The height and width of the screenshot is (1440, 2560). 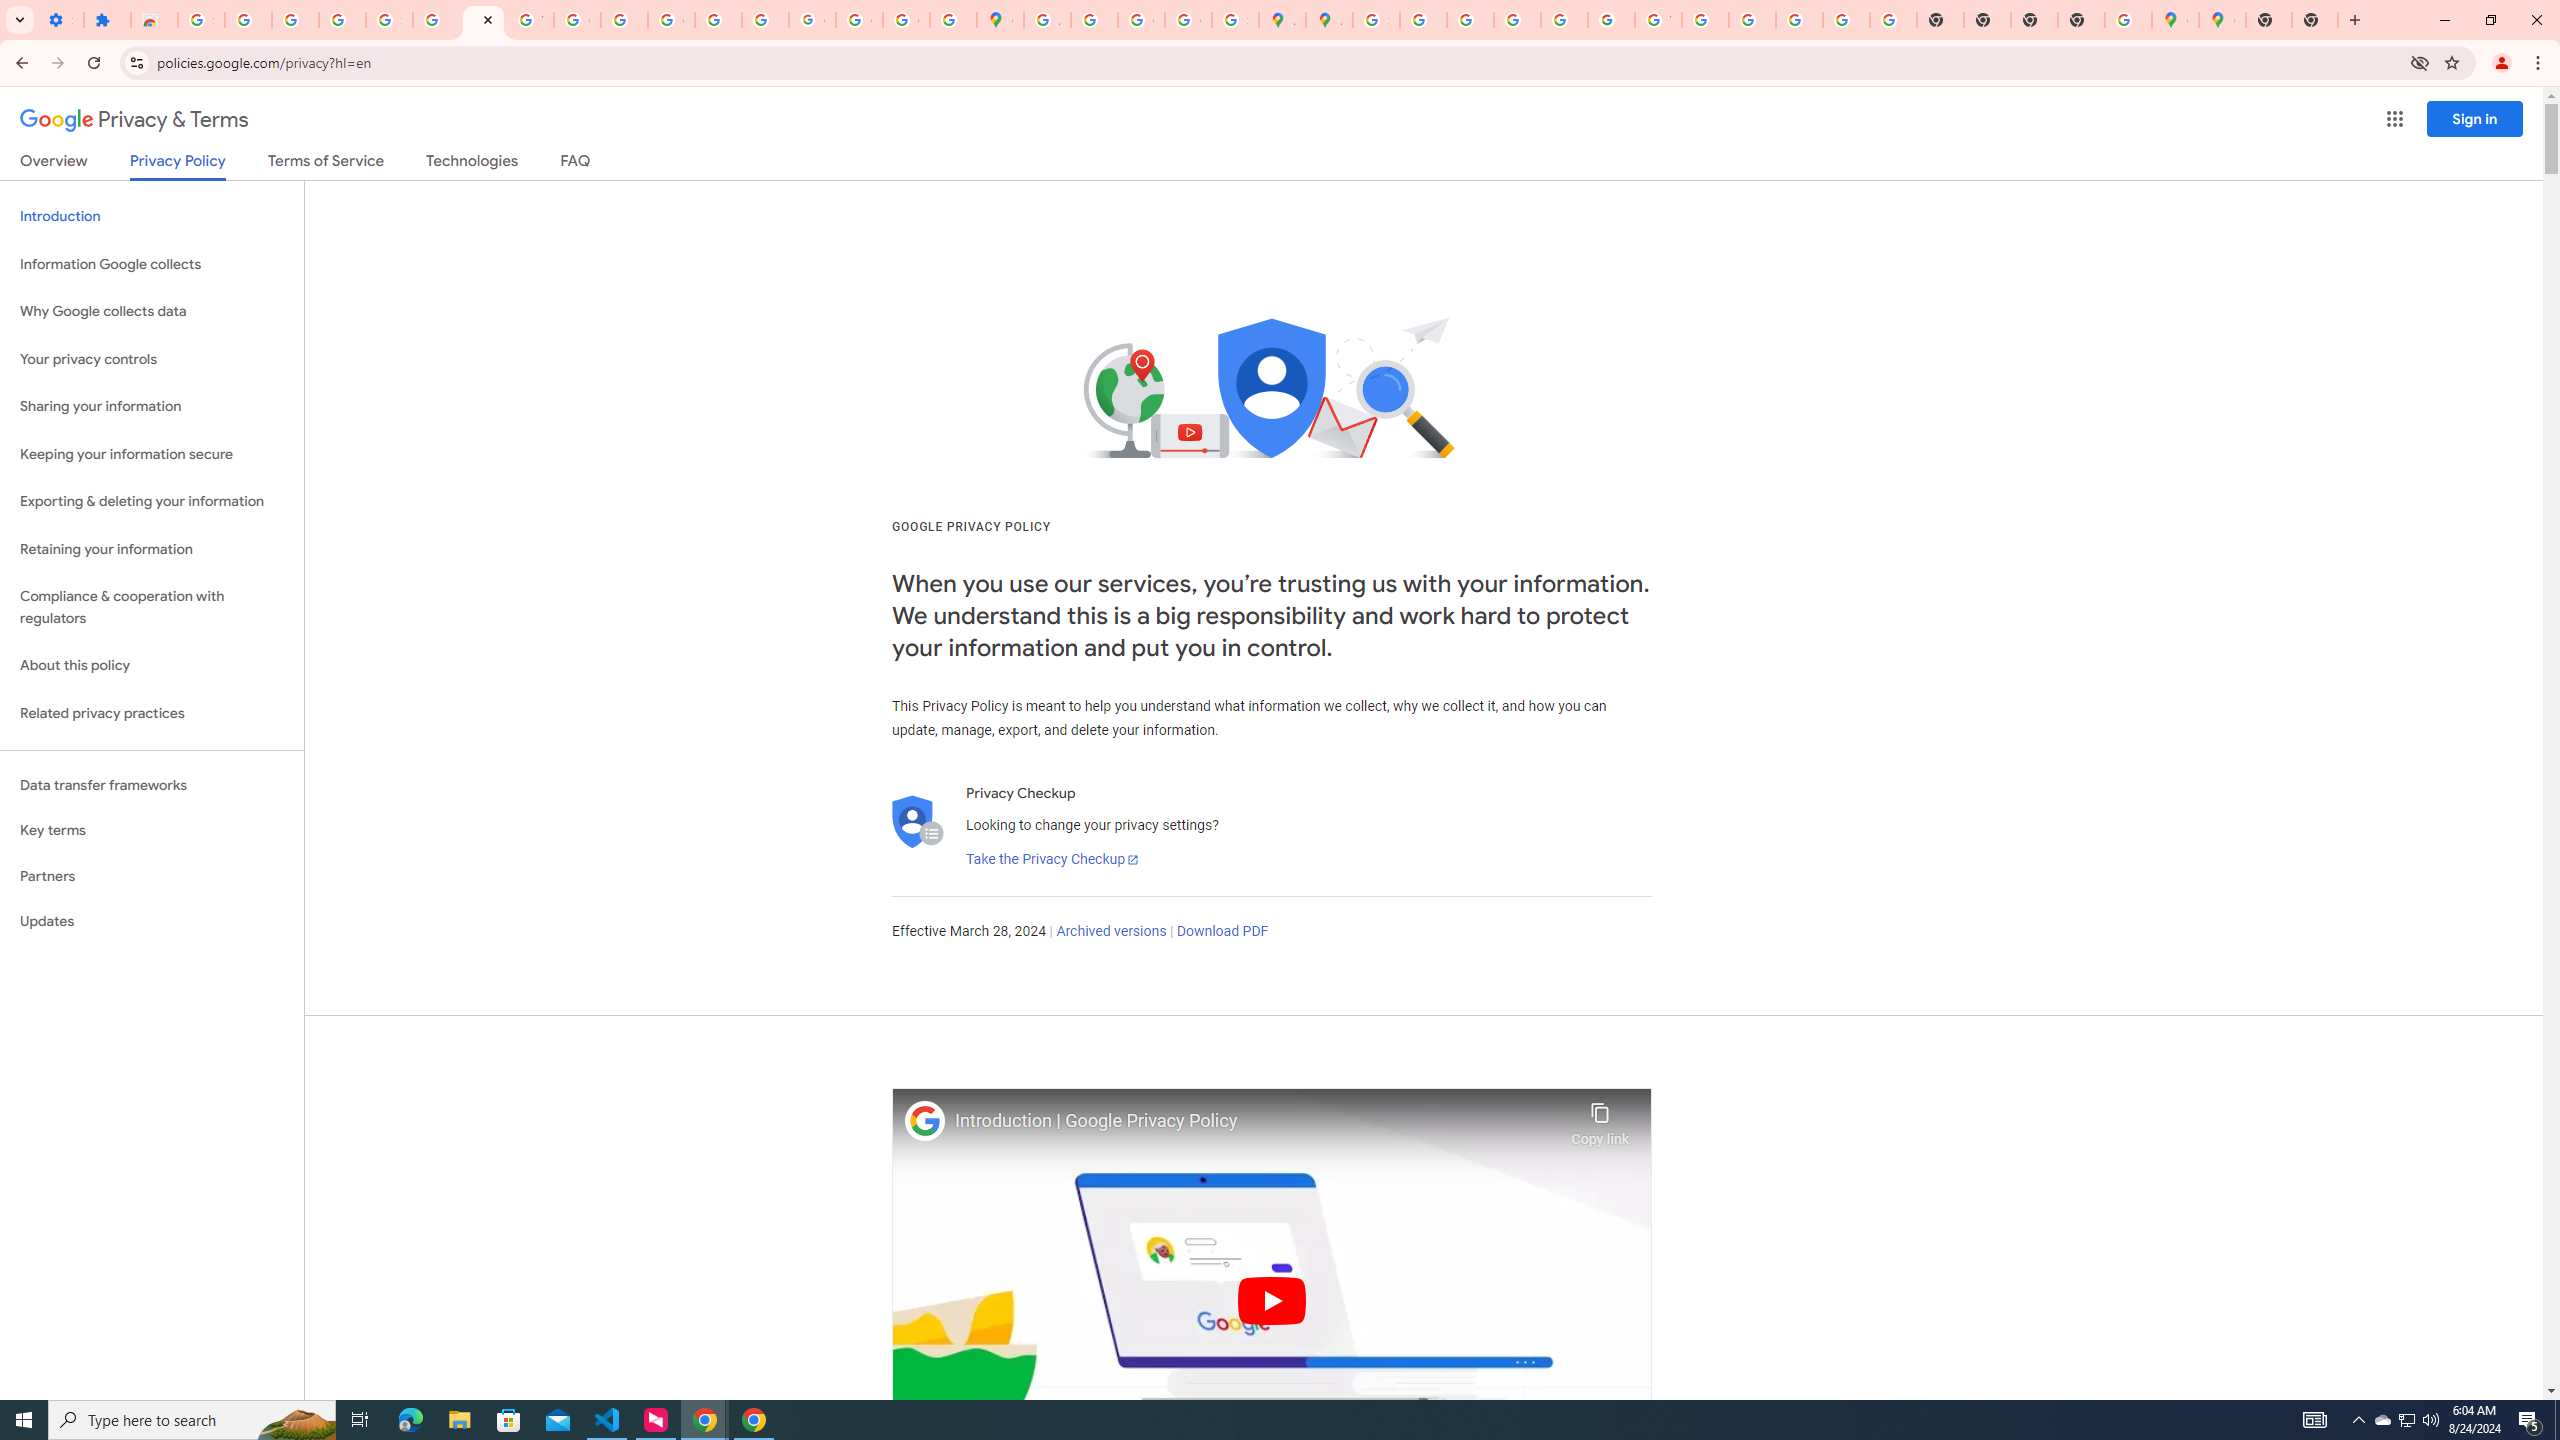 I want to click on 'About this policy', so click(x=151, y=666).